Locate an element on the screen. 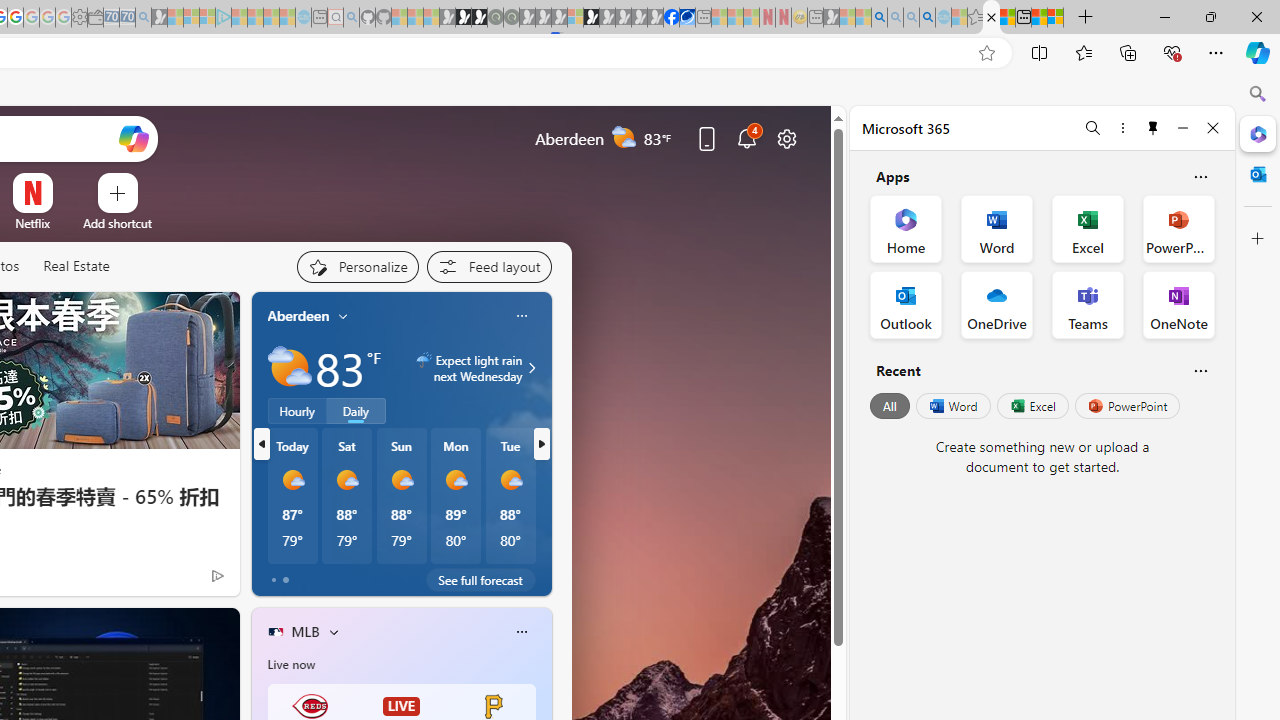  'Cheap Car Rentals - Save70.com - Sleeping' is located at coordinates (126, 17).